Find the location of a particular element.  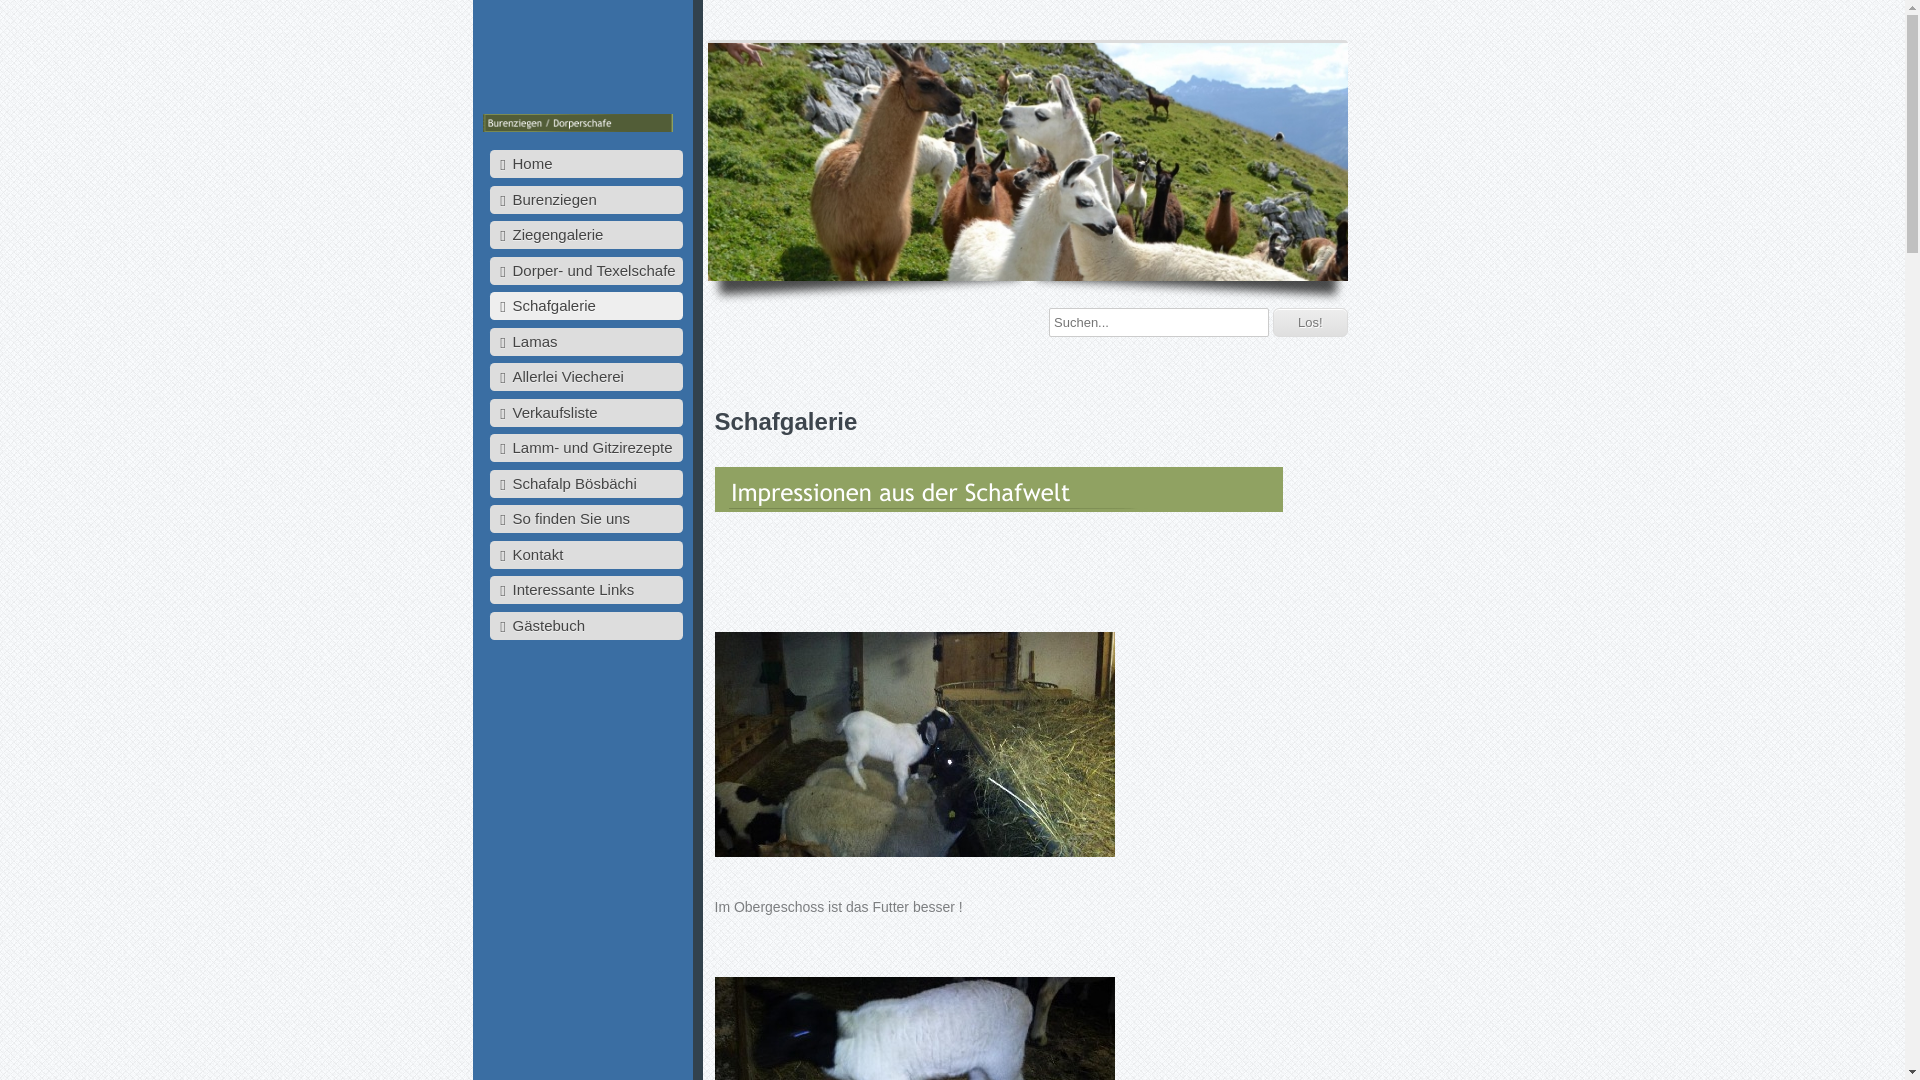

'Dorper- und Texelschafe' is located at coordinates (489, 270).